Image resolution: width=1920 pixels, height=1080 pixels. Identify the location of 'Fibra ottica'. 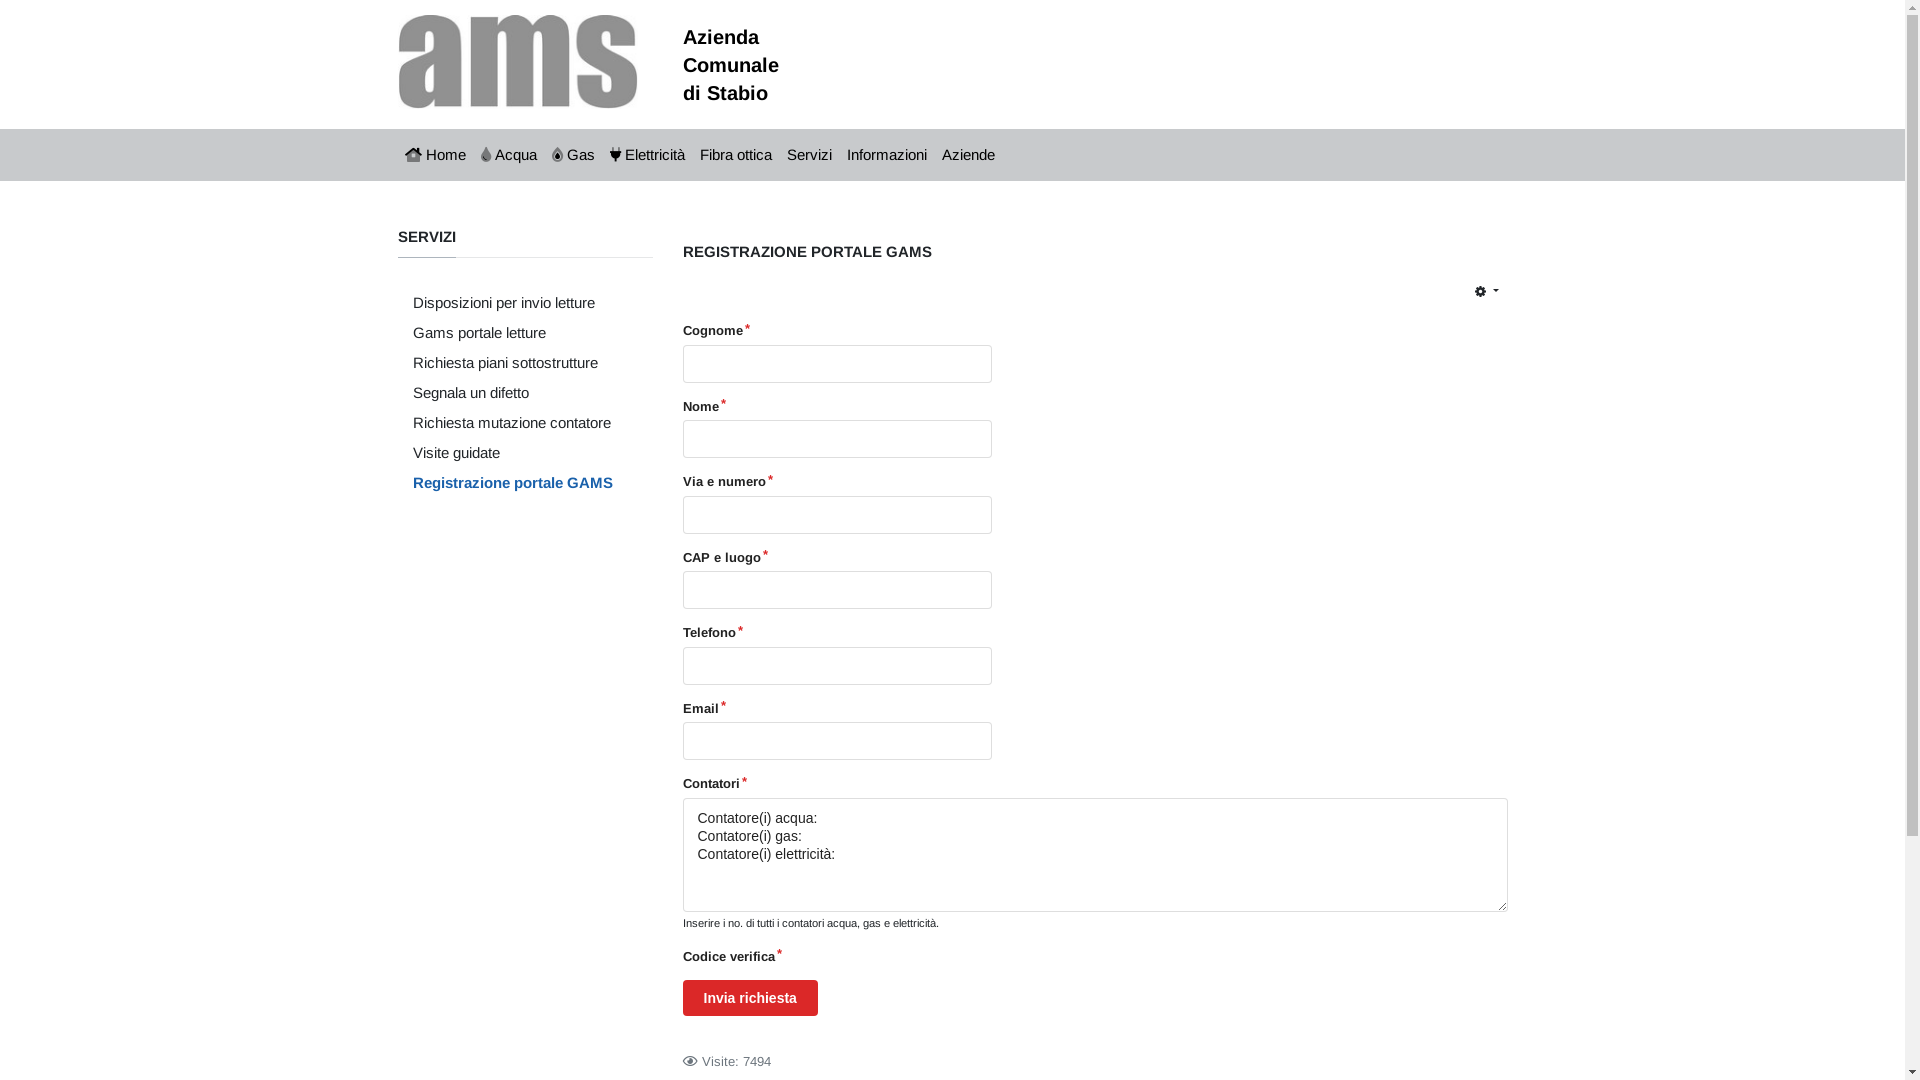
(734, 153).